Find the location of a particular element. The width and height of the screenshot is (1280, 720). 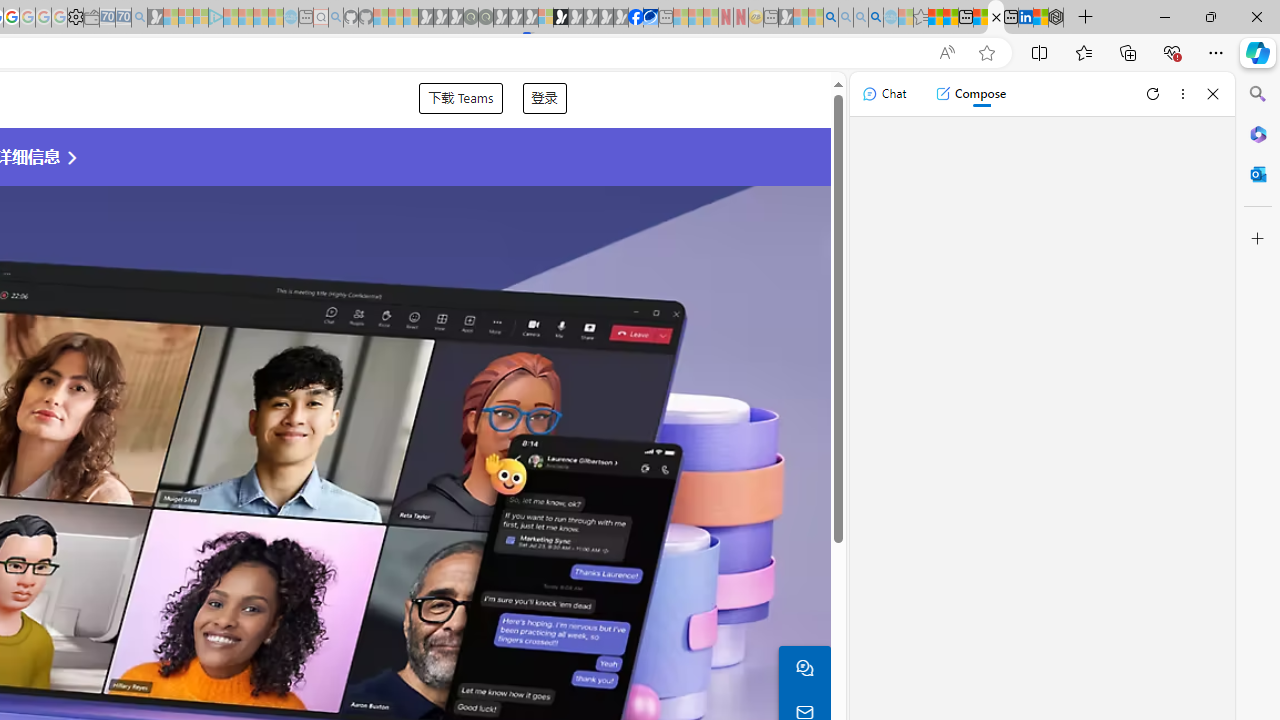

'Nordace | Facebook' is located at coordinates (634, 17).